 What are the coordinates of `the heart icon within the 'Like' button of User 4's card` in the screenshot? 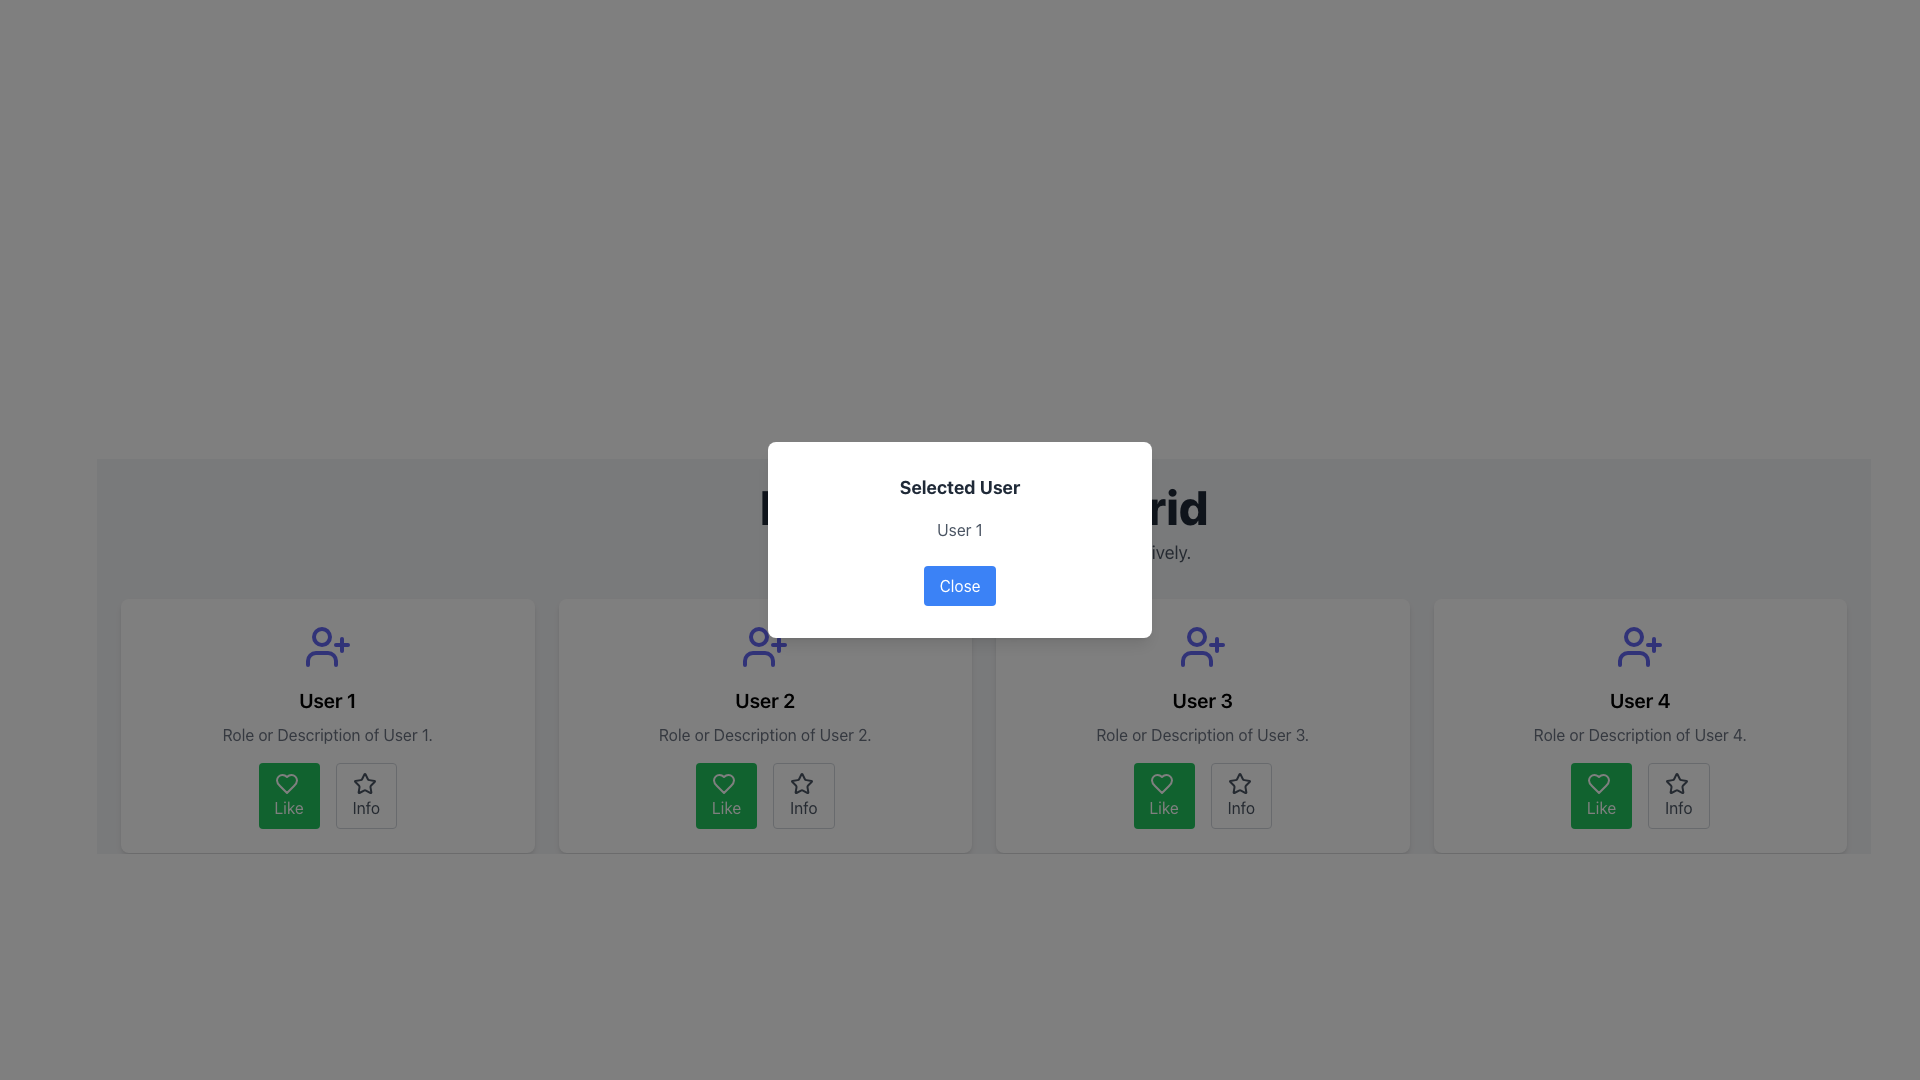 It's located at (1597, 782).